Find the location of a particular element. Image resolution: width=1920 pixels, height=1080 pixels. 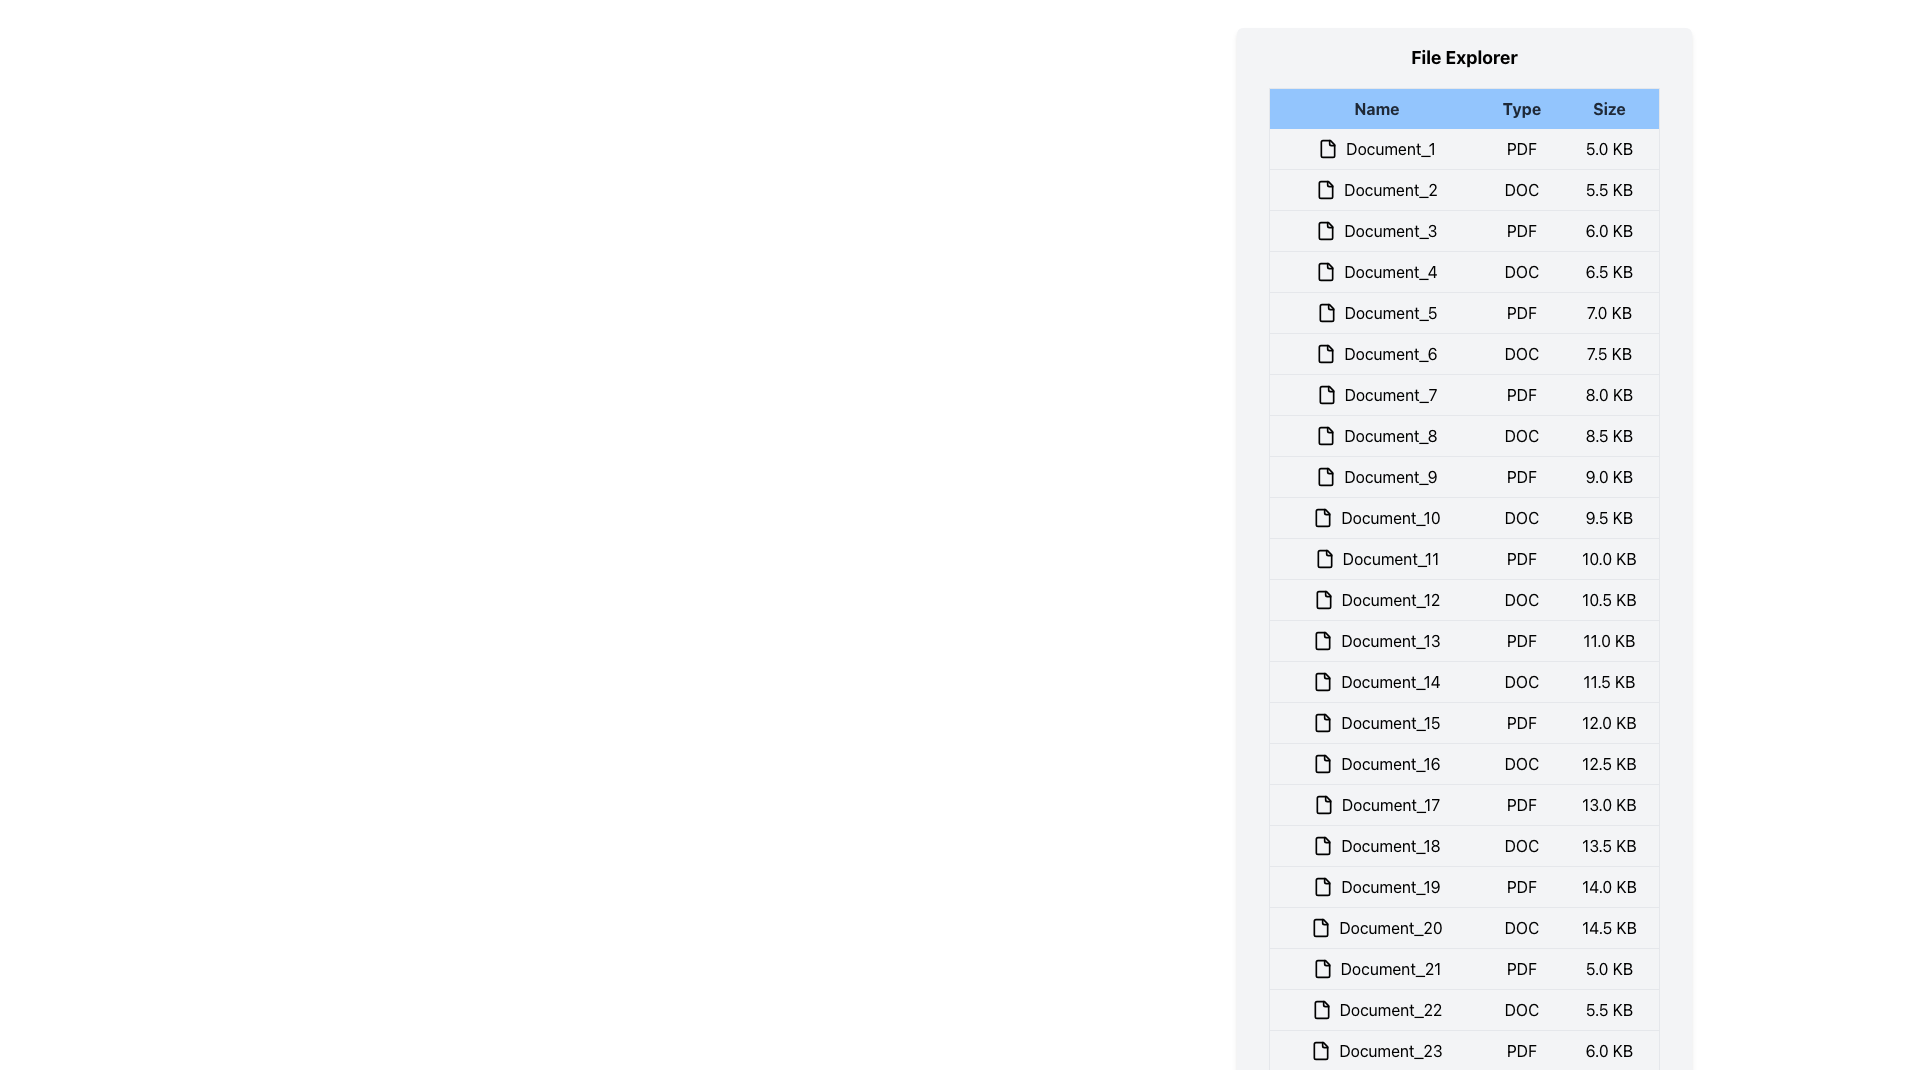

the file type icon located to the left of the text in the row corresponding to 'Document_4' in the file explorer is located at coordinates (1326, 272).